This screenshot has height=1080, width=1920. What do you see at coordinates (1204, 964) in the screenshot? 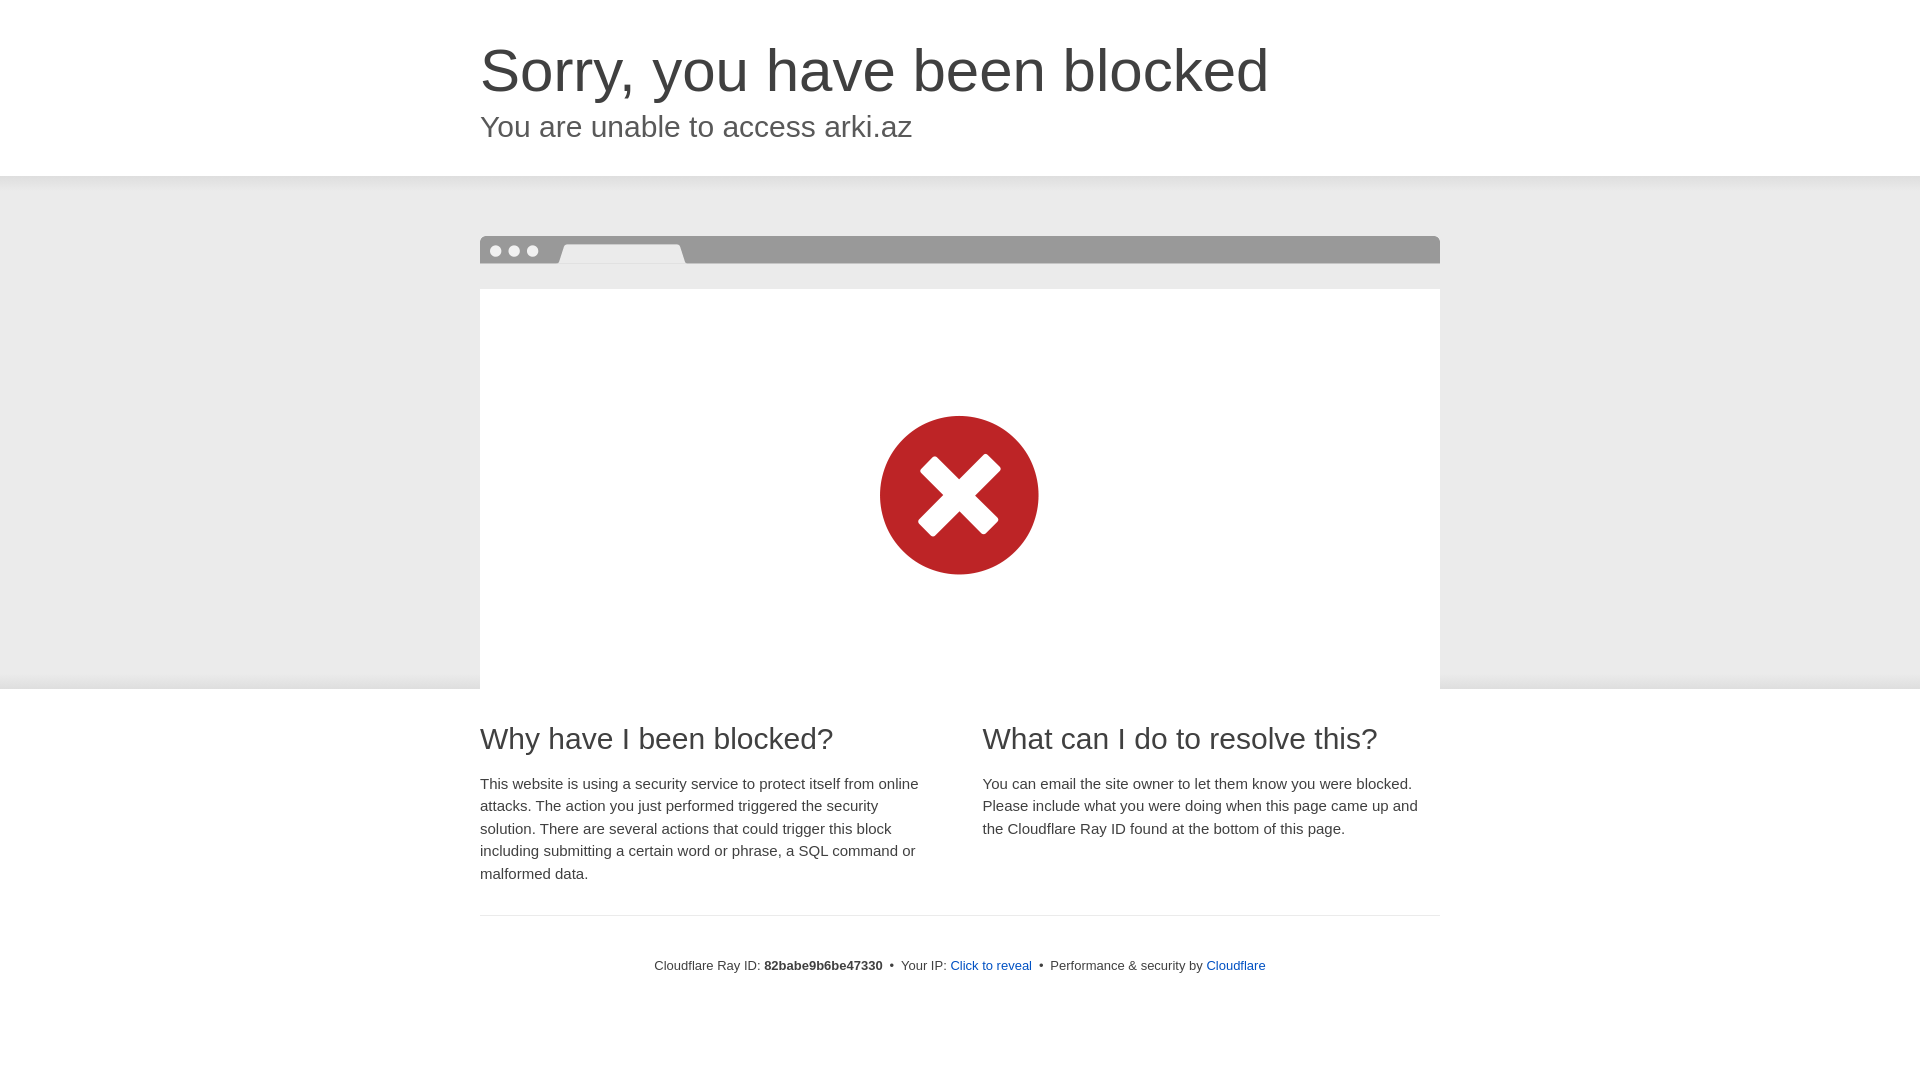
I see `'Cloudflare'` at bounding box center [1204, 964].